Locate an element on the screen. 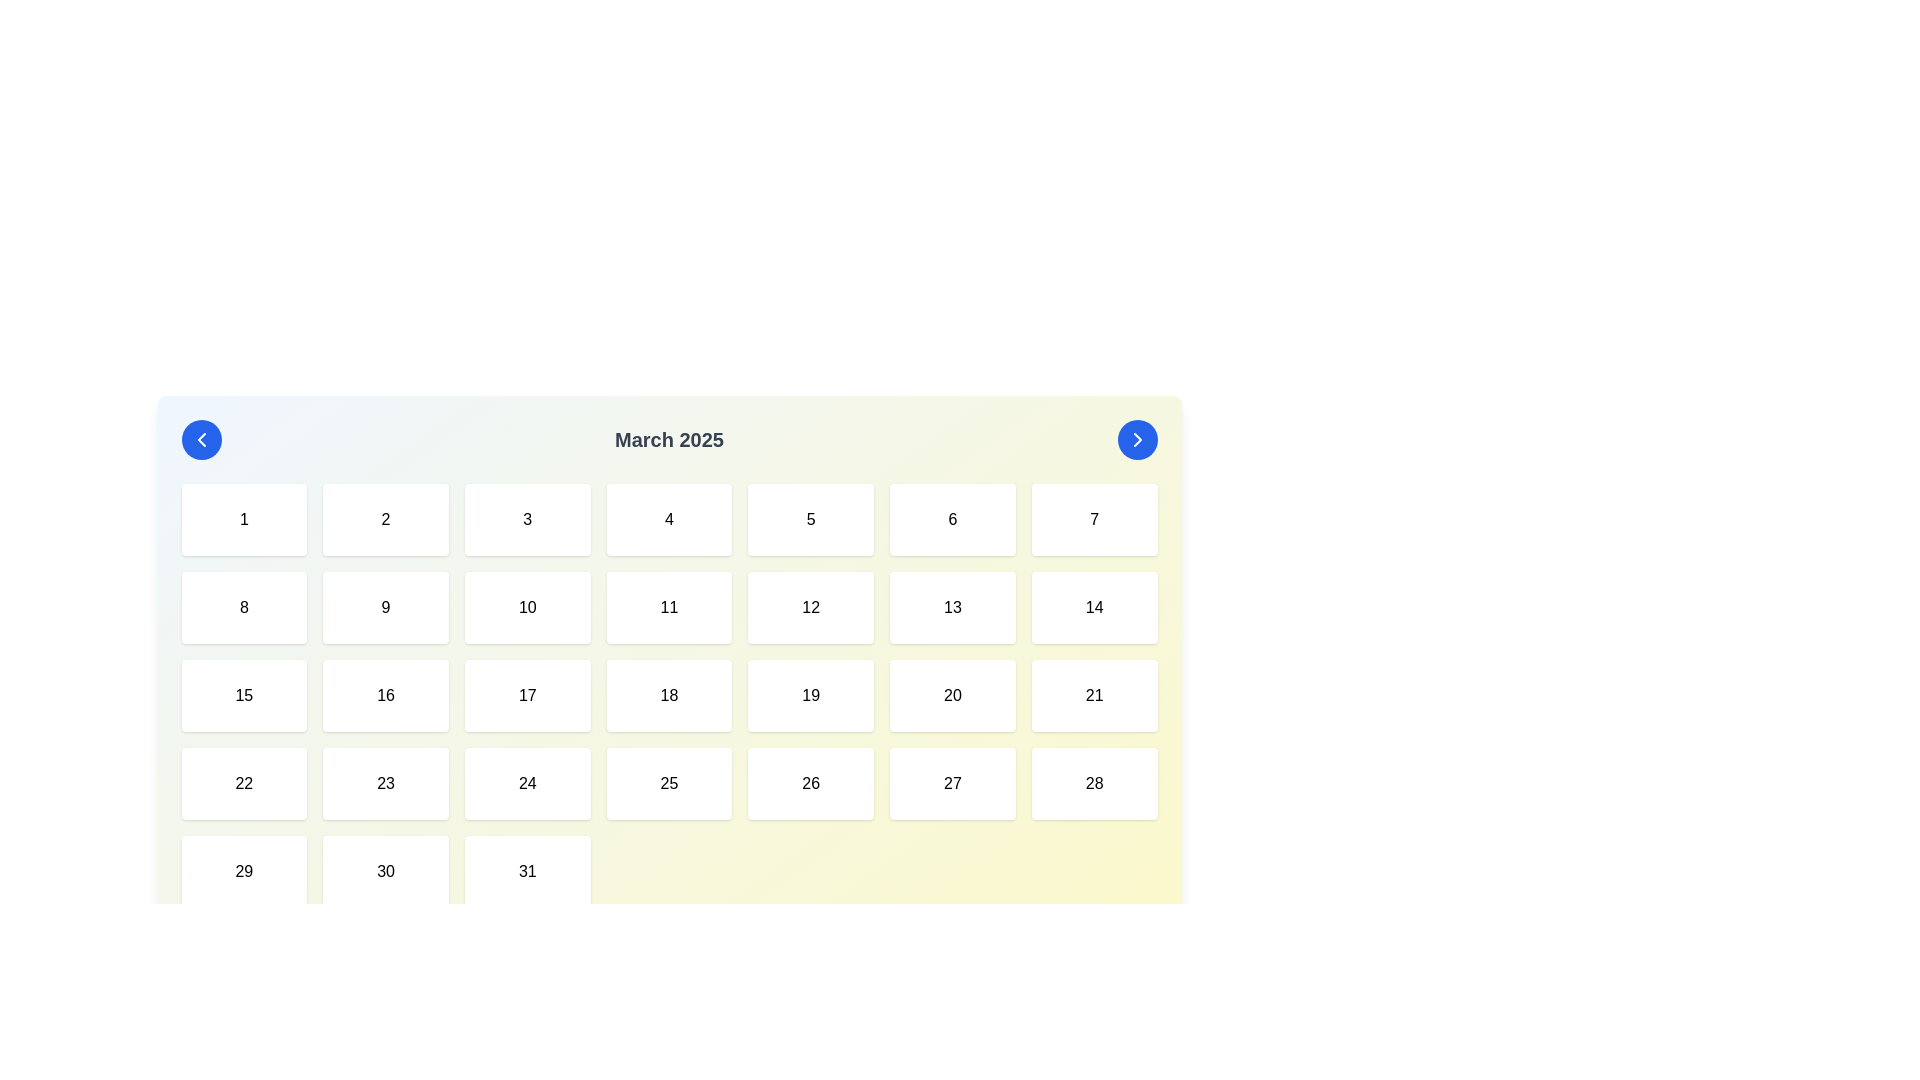 The width and height of the screenshot is (1920, 1080). the calendar date element labeled '3' is located at coordinates (527, 519).